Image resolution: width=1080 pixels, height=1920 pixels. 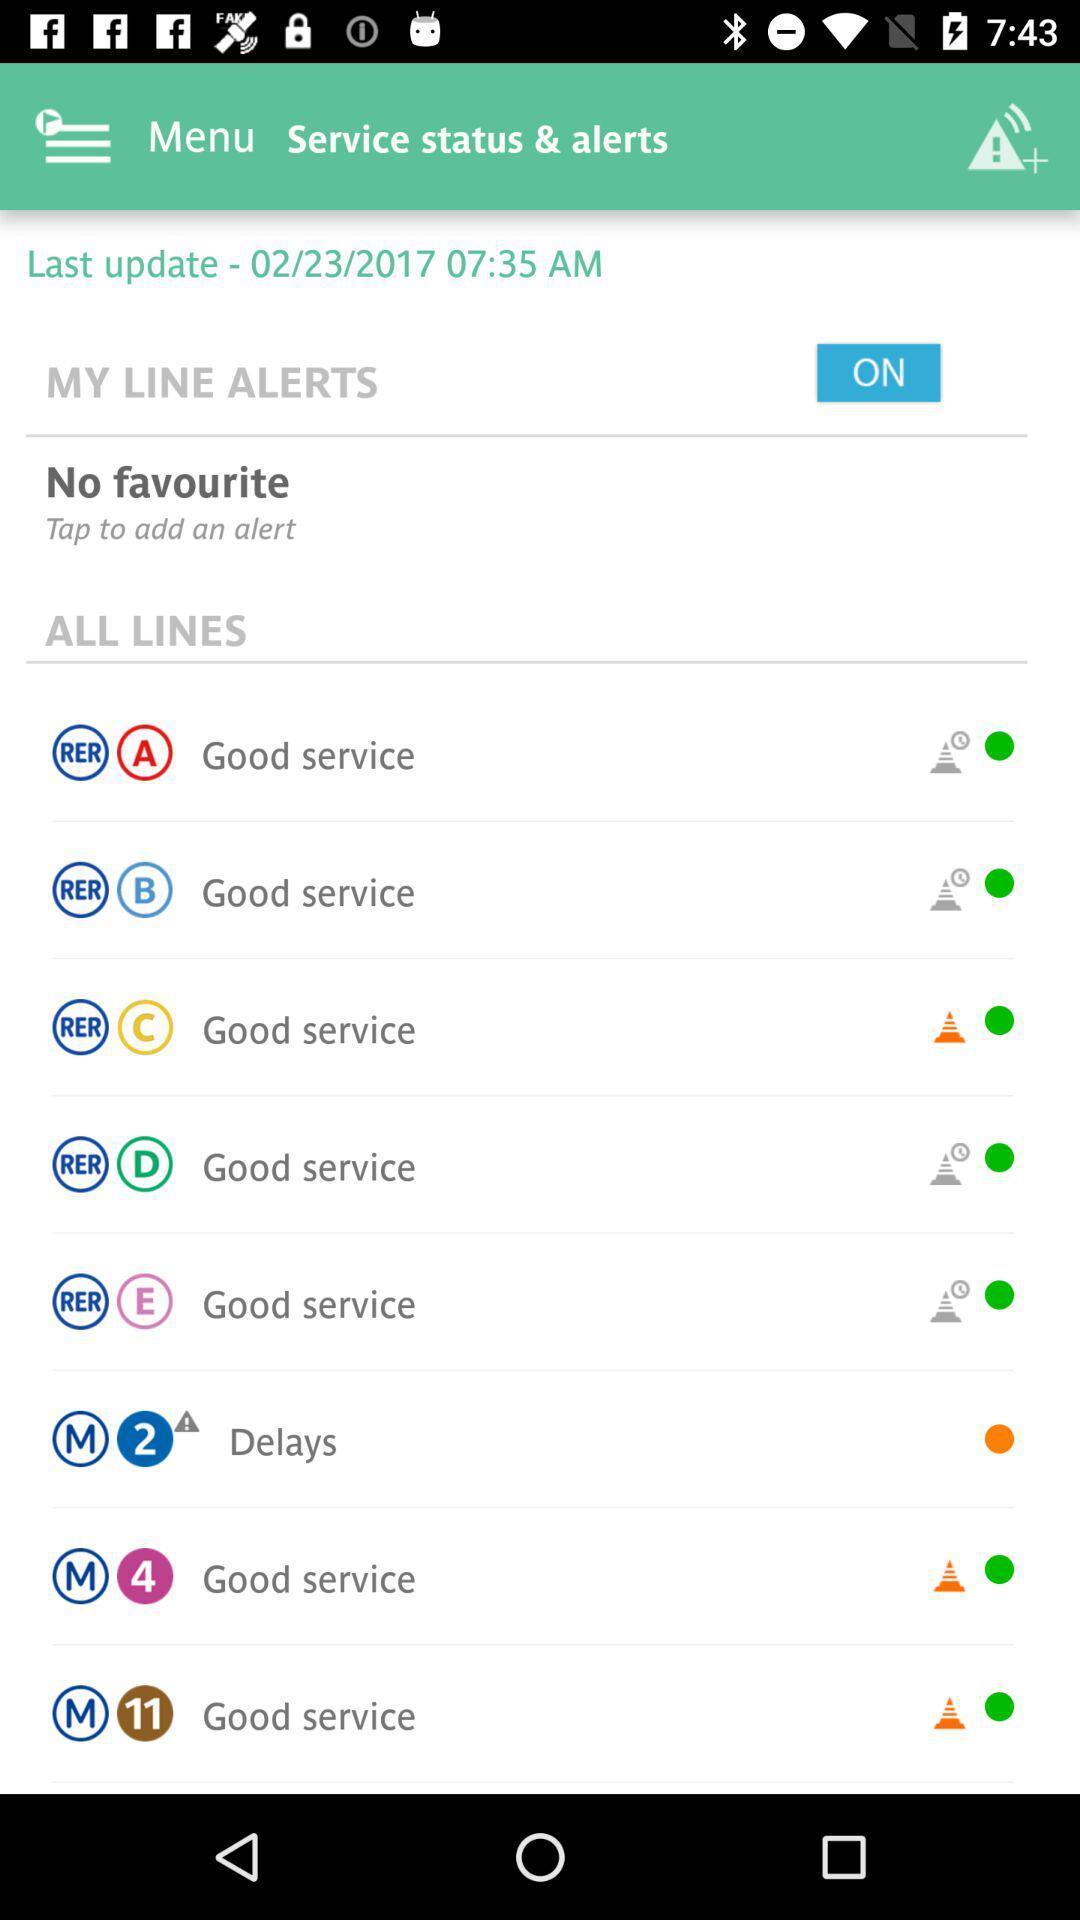 What do you see at coordinates (1006, 135) in the screenshot?
I see `the icon next to service status & alerts` at bounding box center [1006, 135].